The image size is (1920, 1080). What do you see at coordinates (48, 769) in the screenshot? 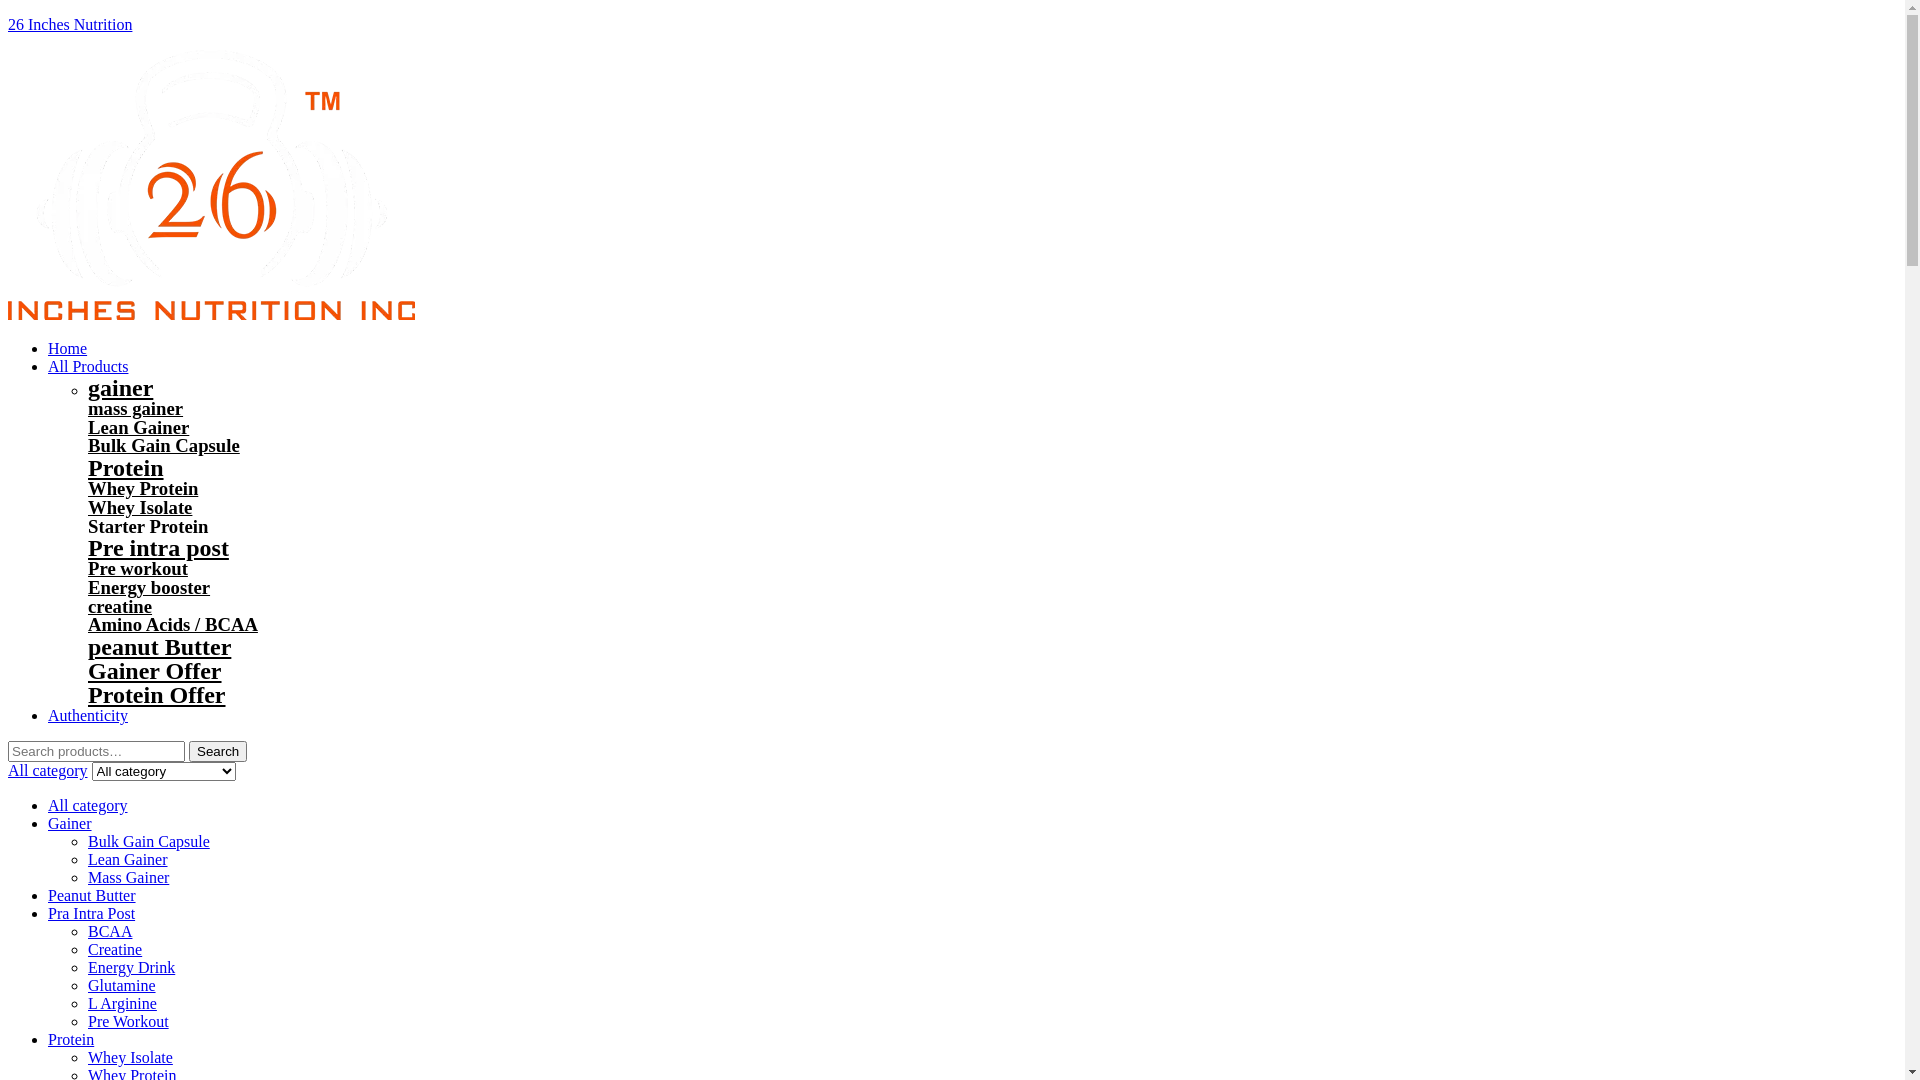
I see `'All category'` at bounding box center [48, 769].